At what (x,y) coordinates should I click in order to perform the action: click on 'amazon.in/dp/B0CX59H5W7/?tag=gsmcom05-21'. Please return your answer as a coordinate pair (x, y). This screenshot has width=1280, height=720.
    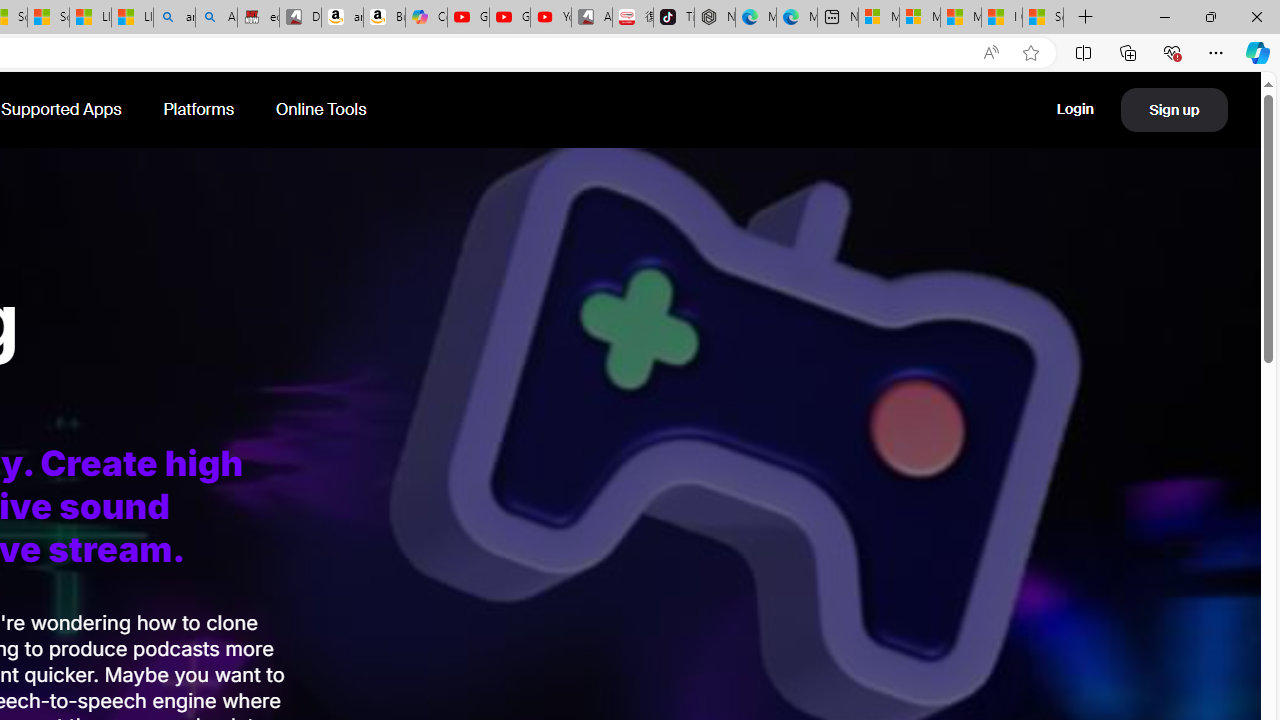
    Looking at the image, I should click on (343, 17).